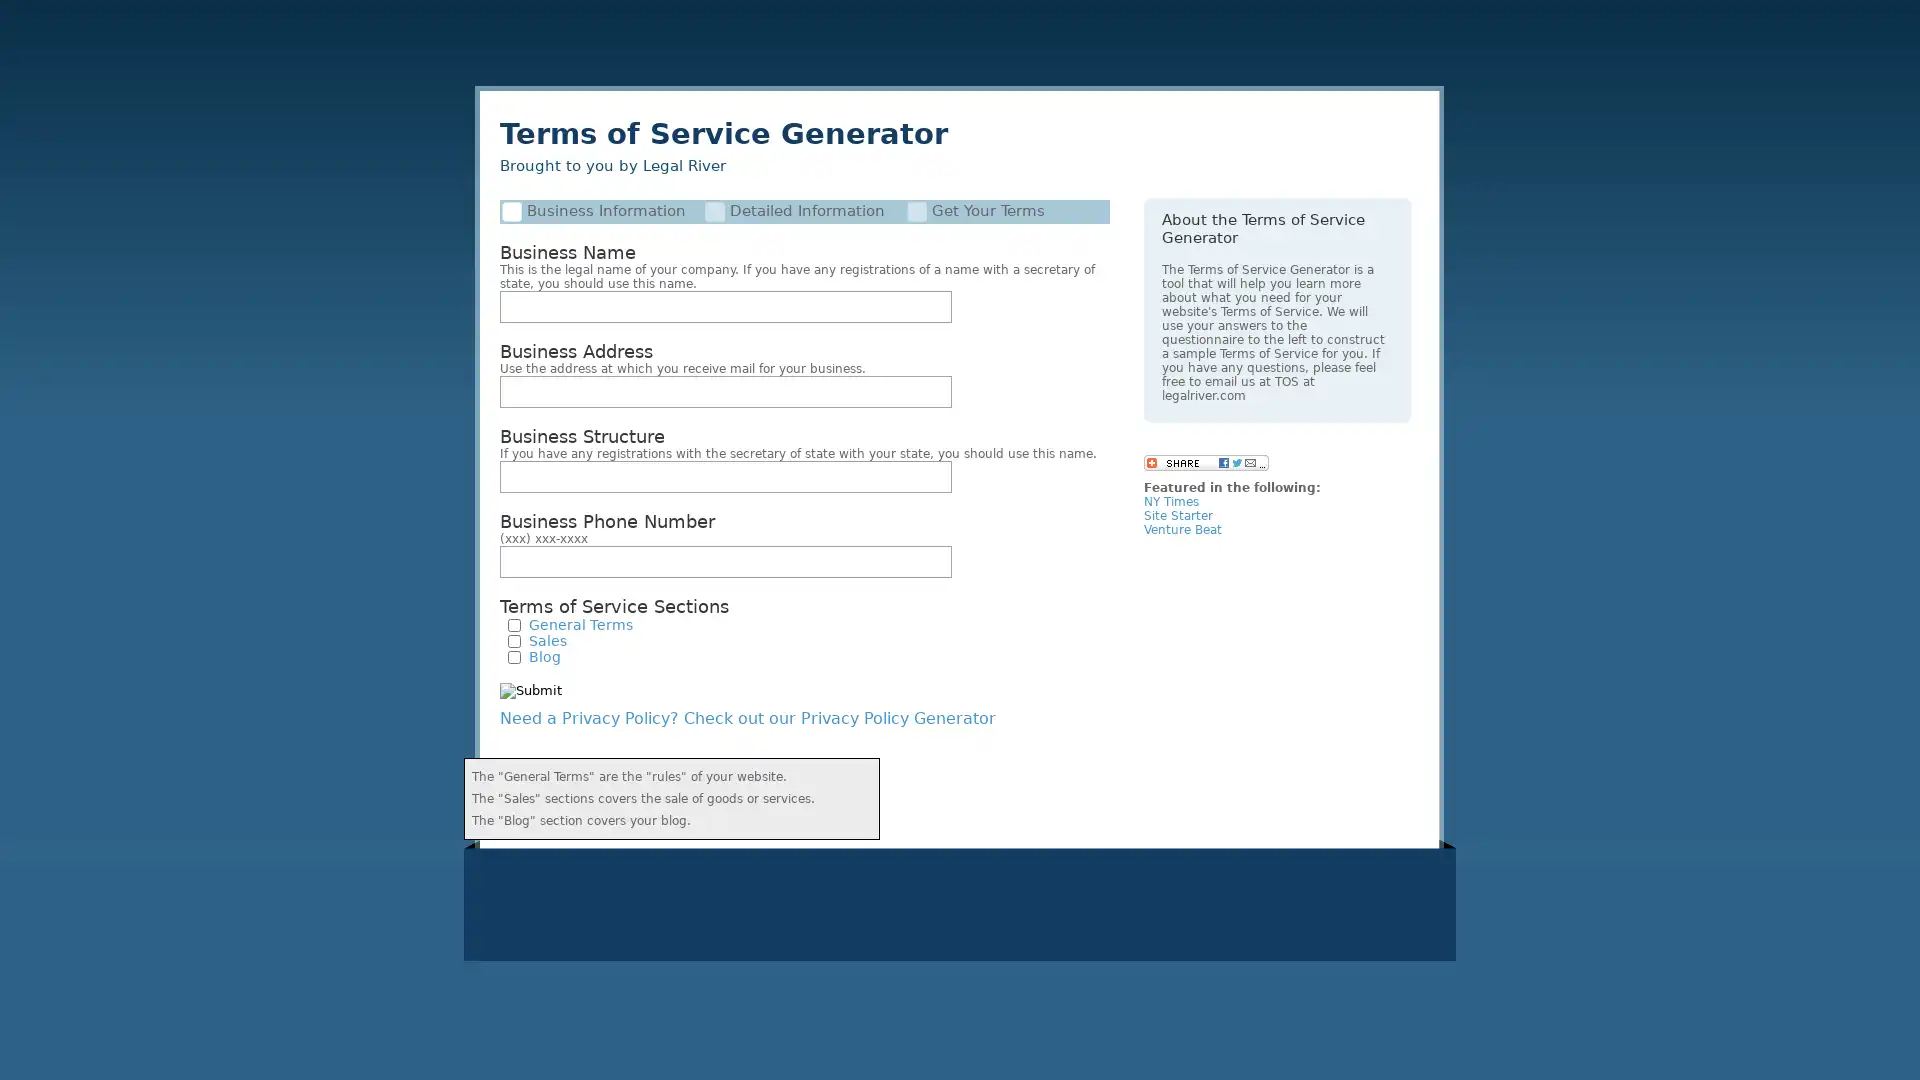 This screenshot has height=1080, width=1920. I want to click on Submit, so click(531, 689).